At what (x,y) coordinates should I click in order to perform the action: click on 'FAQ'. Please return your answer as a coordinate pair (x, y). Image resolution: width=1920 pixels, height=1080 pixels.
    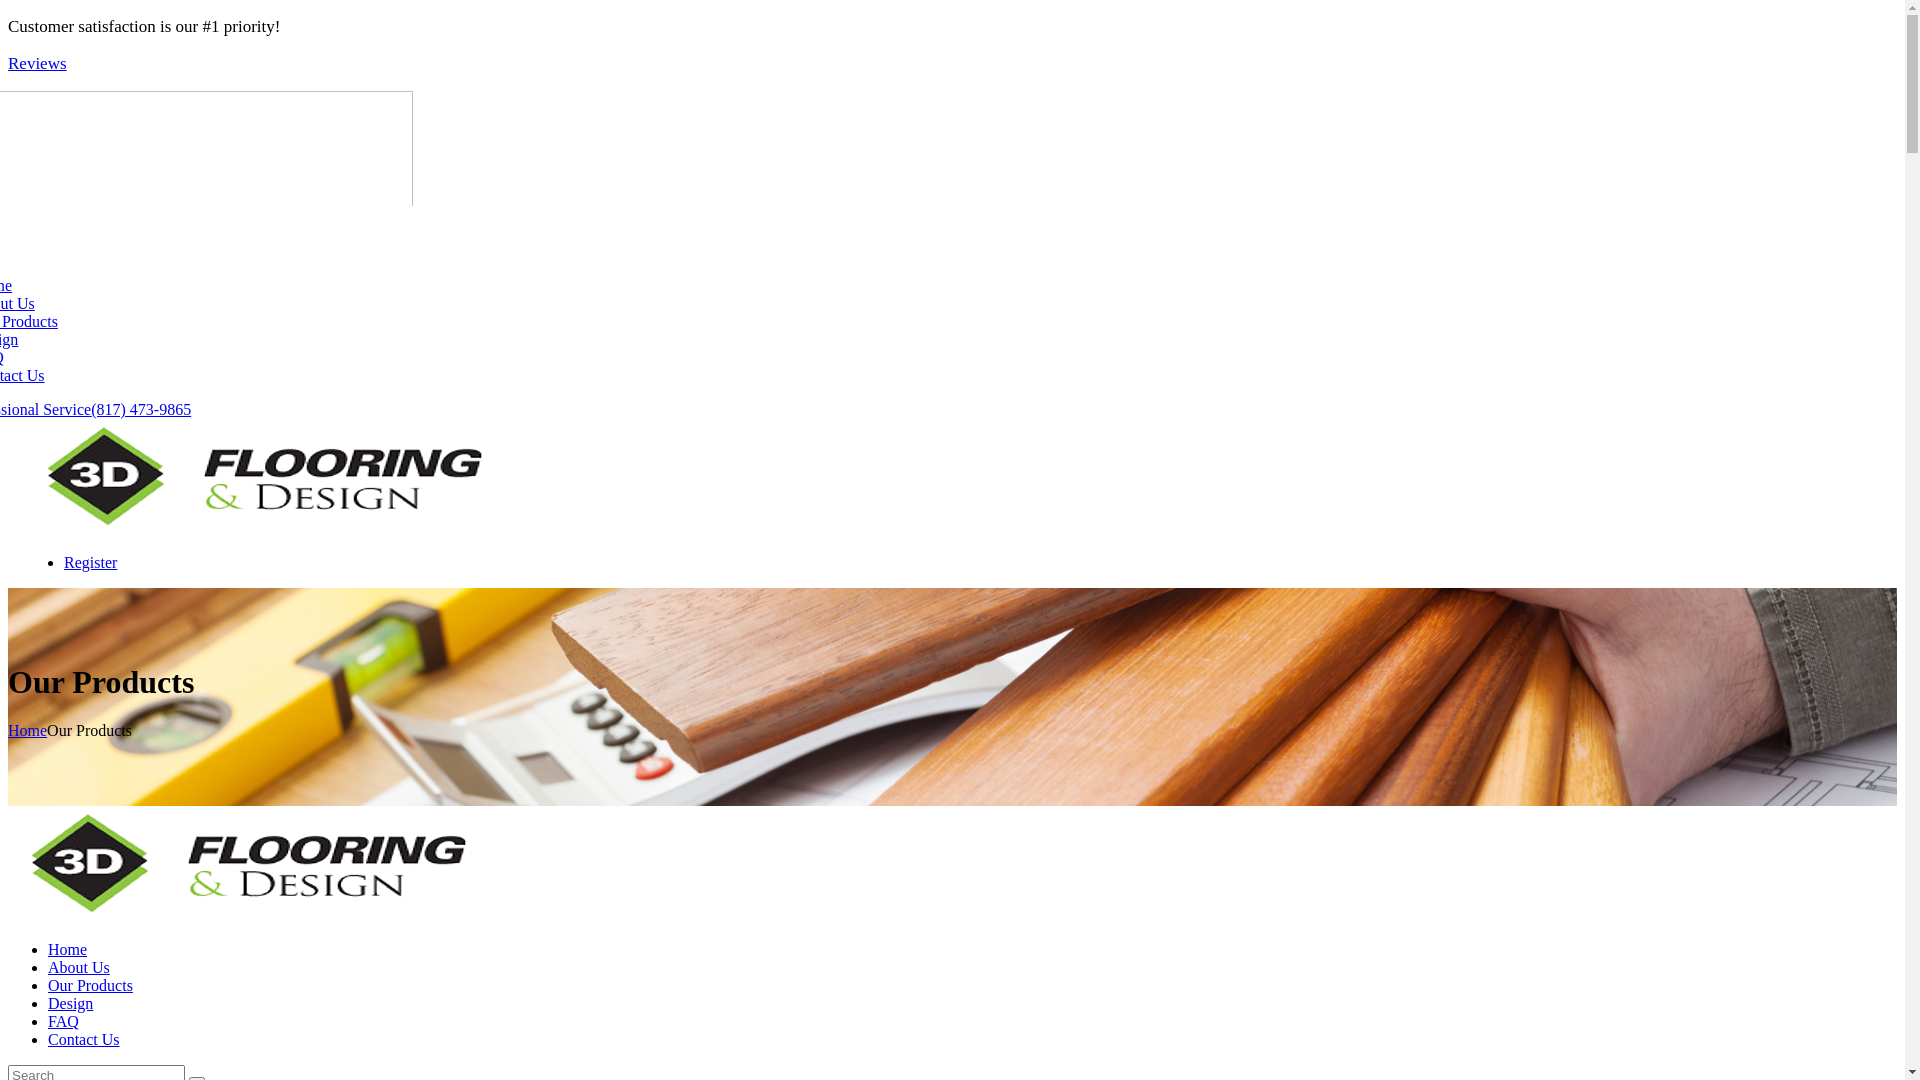
    Looking at the image, I should click on (63, 1021).